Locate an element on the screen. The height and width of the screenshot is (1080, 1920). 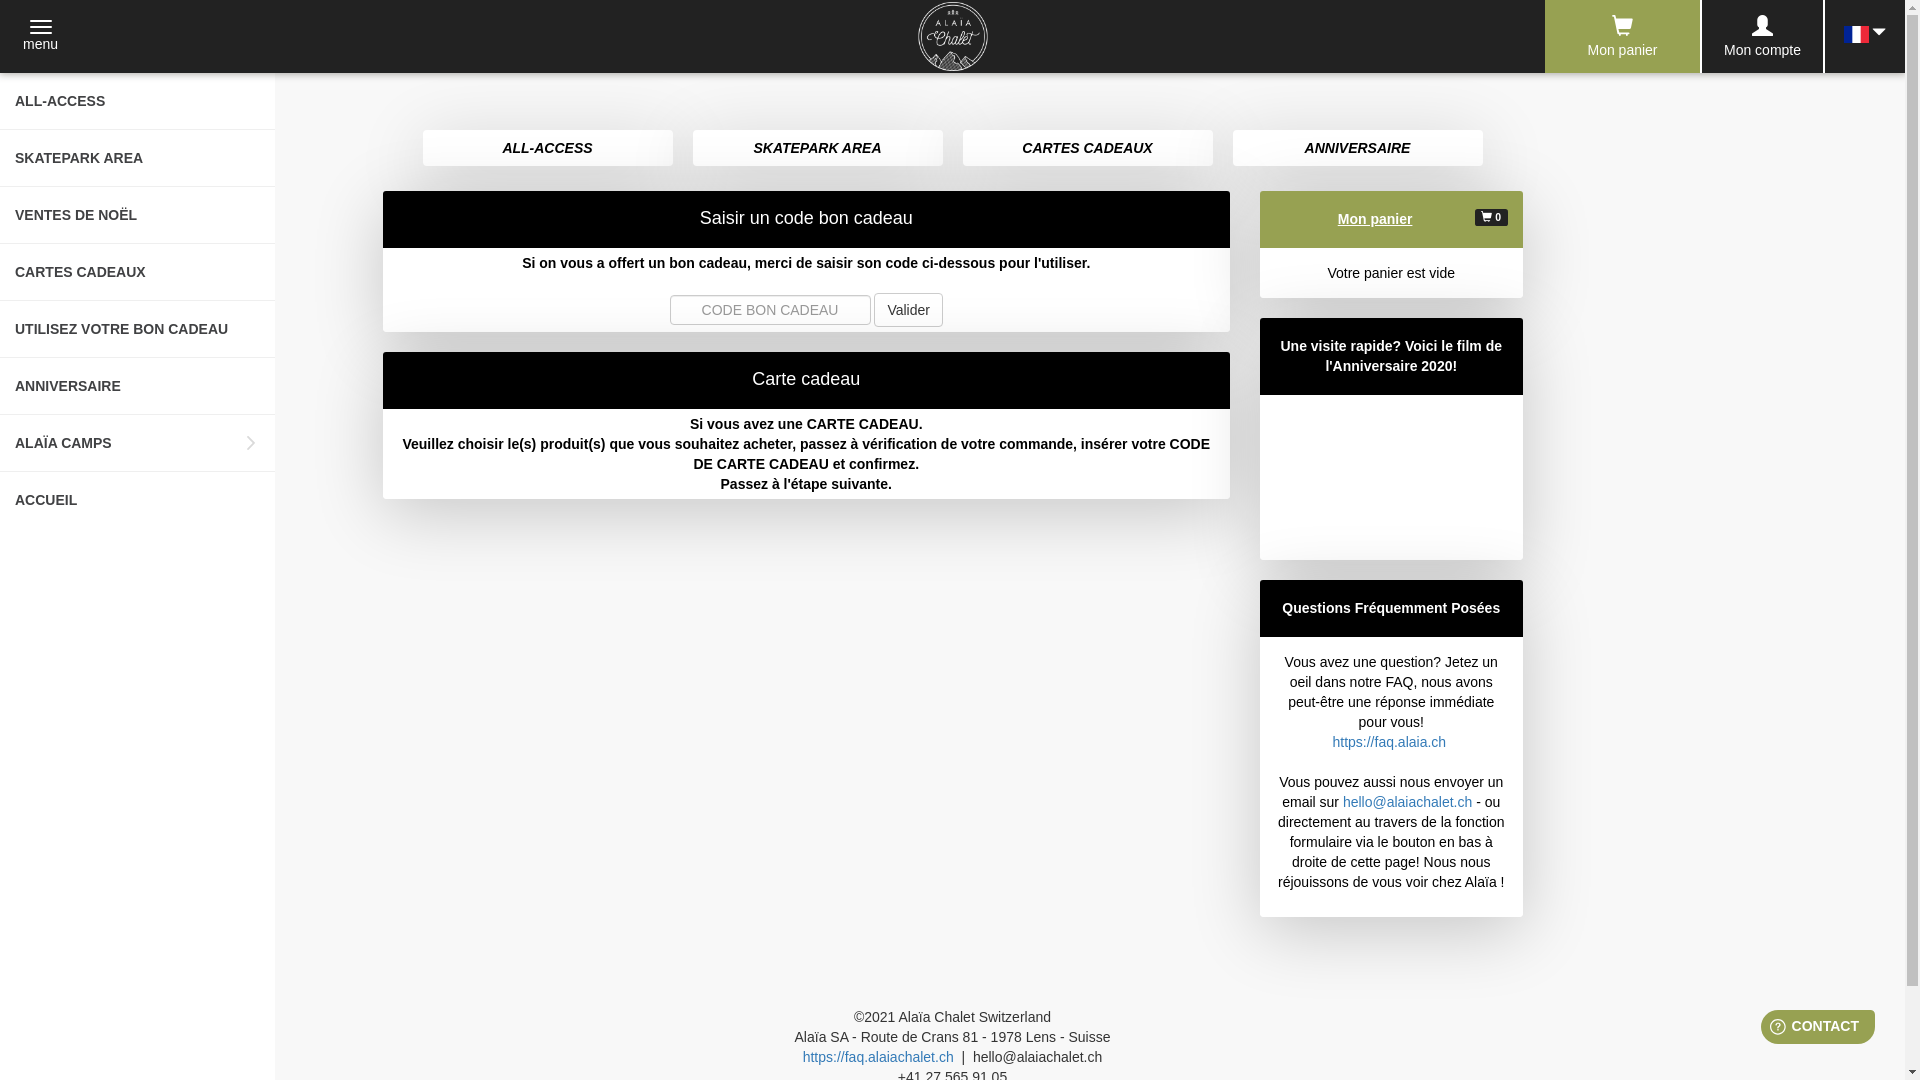
'Mon panier' is located at coordinates (1622, 36).